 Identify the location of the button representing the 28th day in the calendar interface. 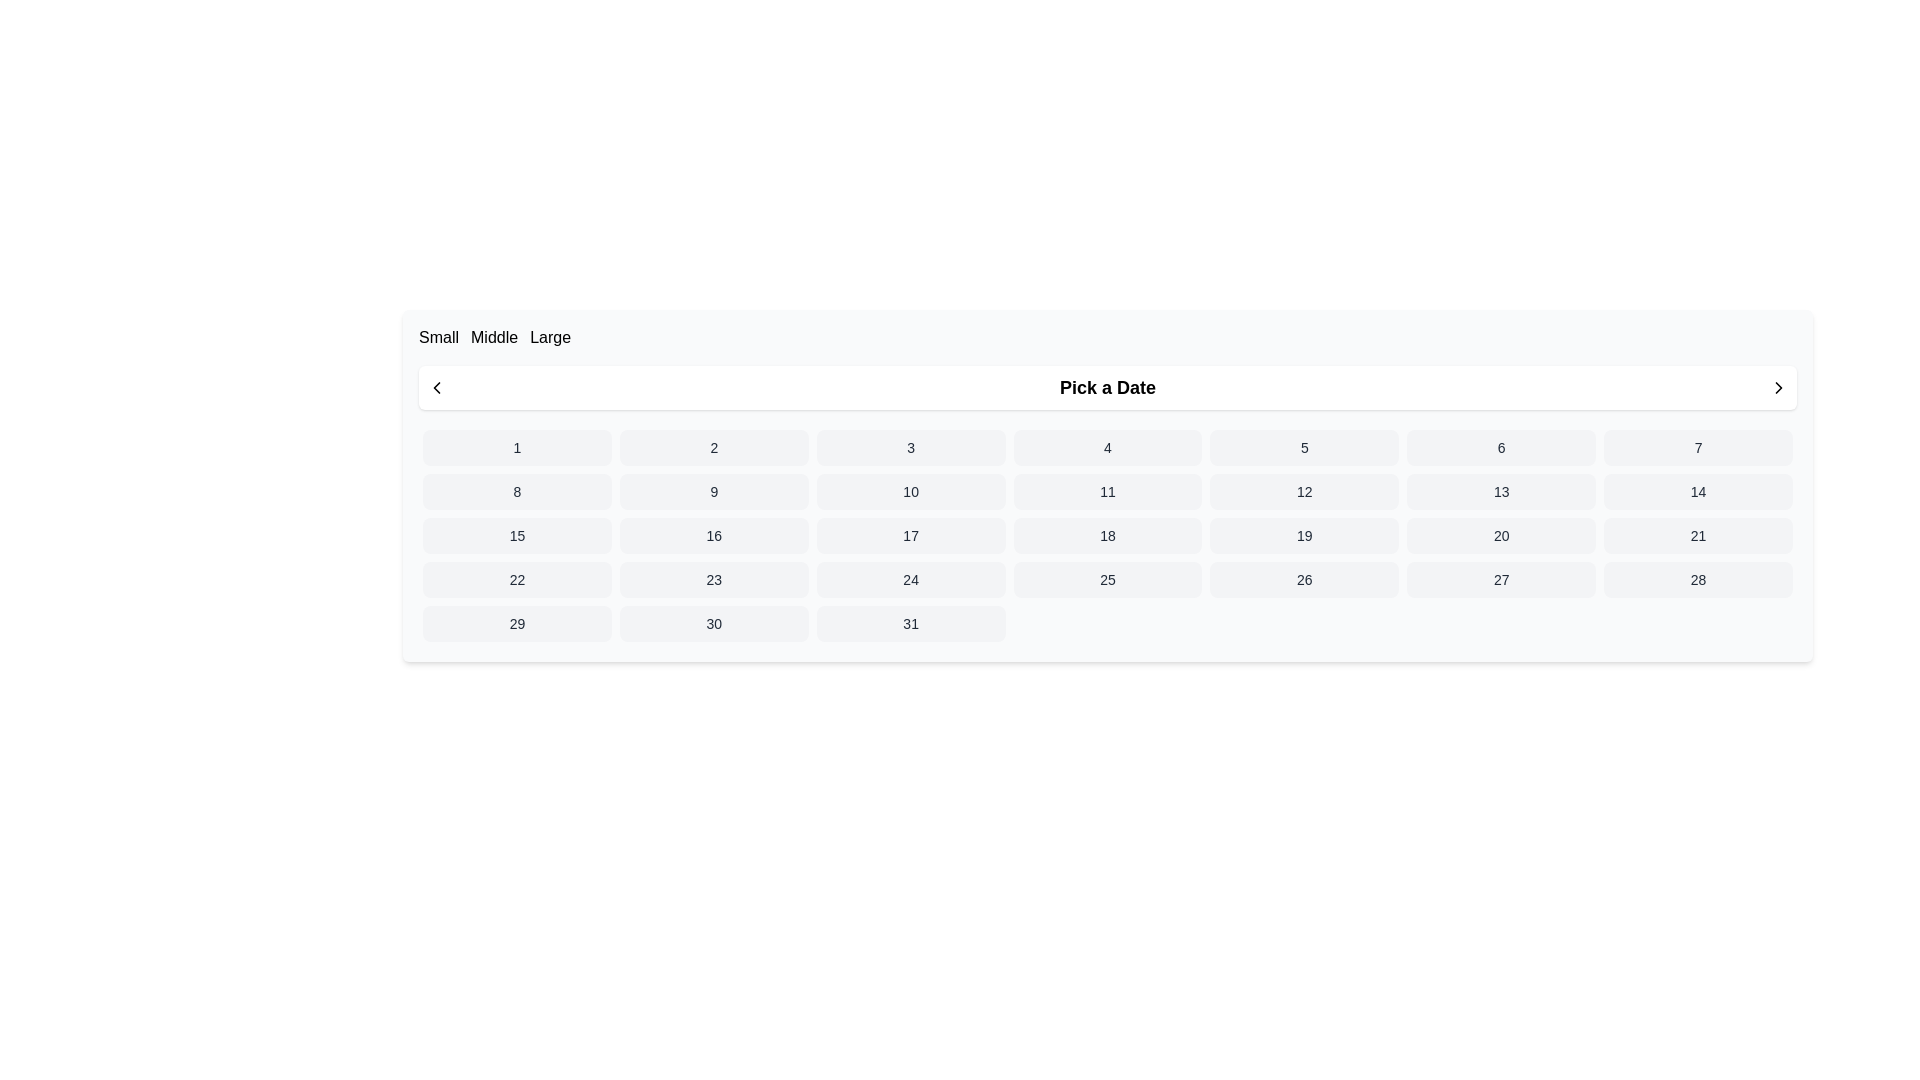
(1697, 579).